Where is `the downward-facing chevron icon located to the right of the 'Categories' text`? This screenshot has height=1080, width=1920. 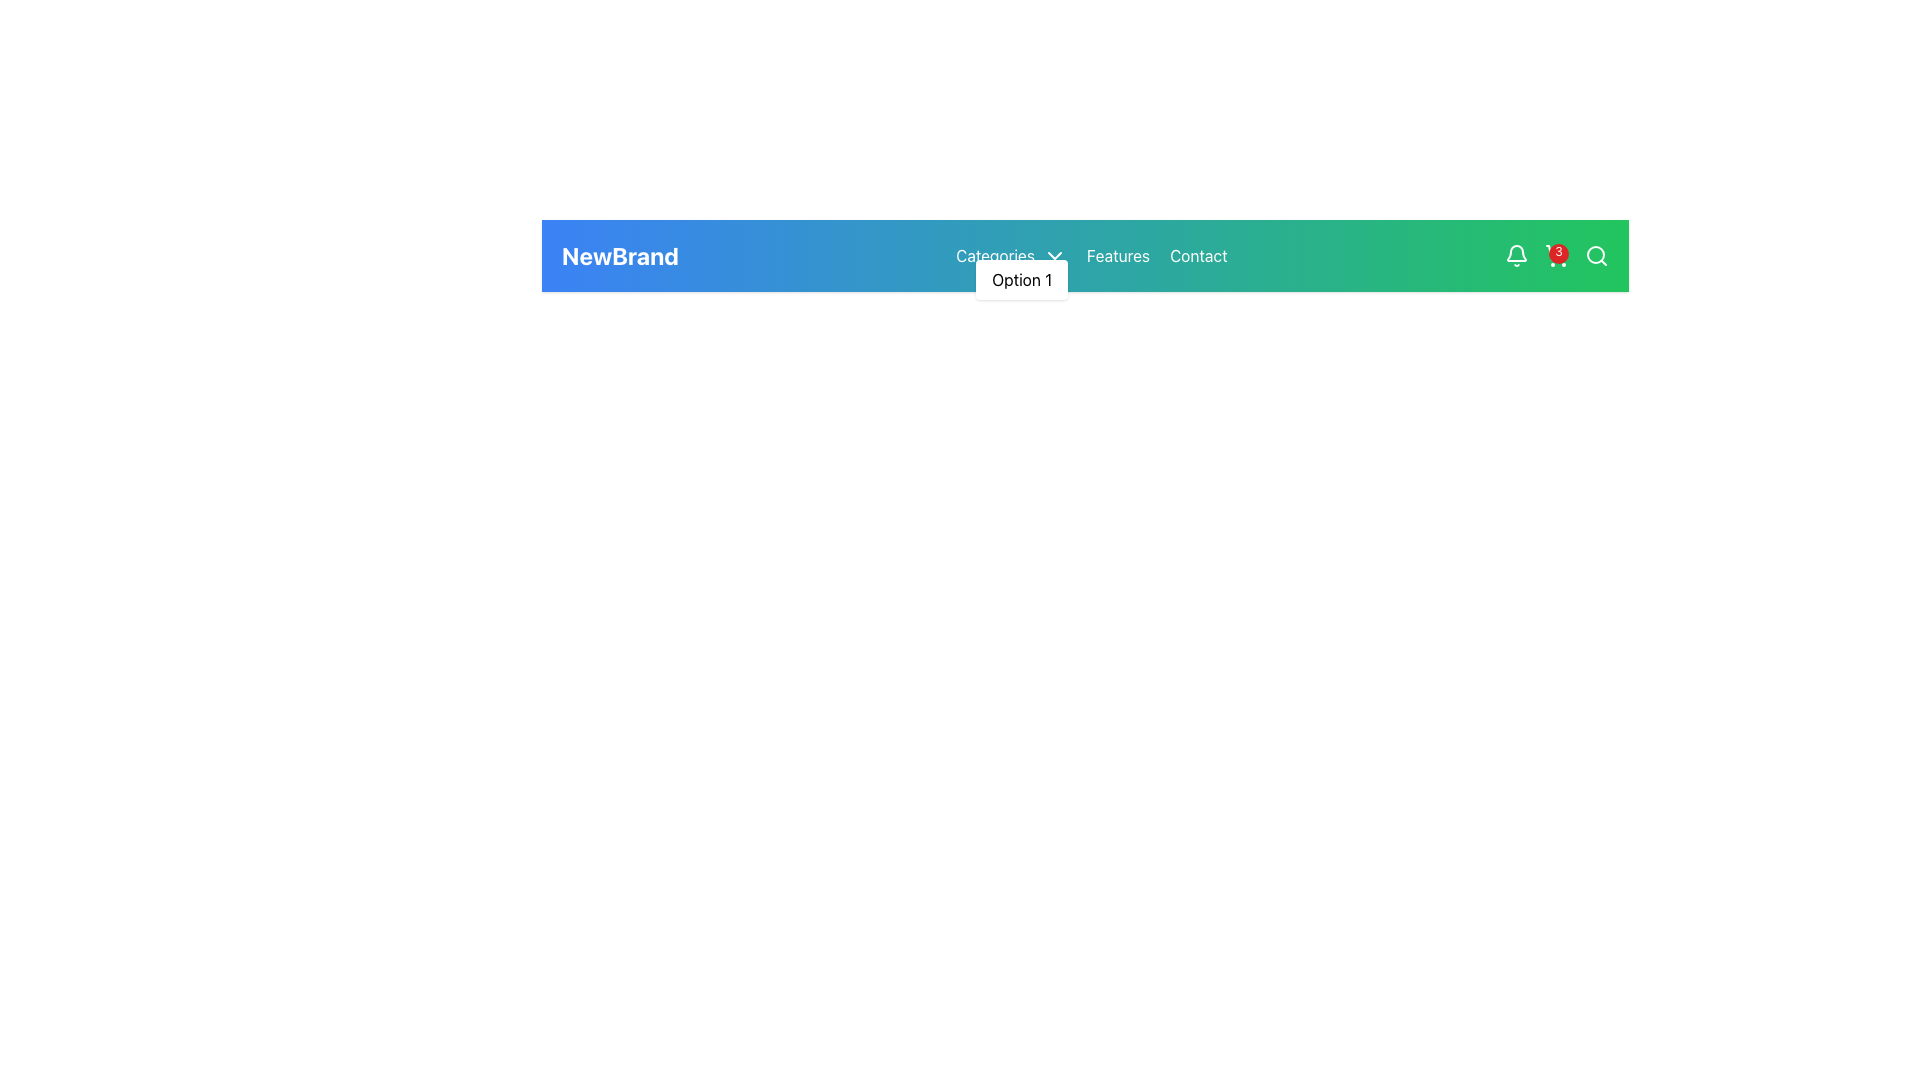 the downward-facing chevron icon located to the right of the 'Categories' text is located at coordinates (1053, 254).